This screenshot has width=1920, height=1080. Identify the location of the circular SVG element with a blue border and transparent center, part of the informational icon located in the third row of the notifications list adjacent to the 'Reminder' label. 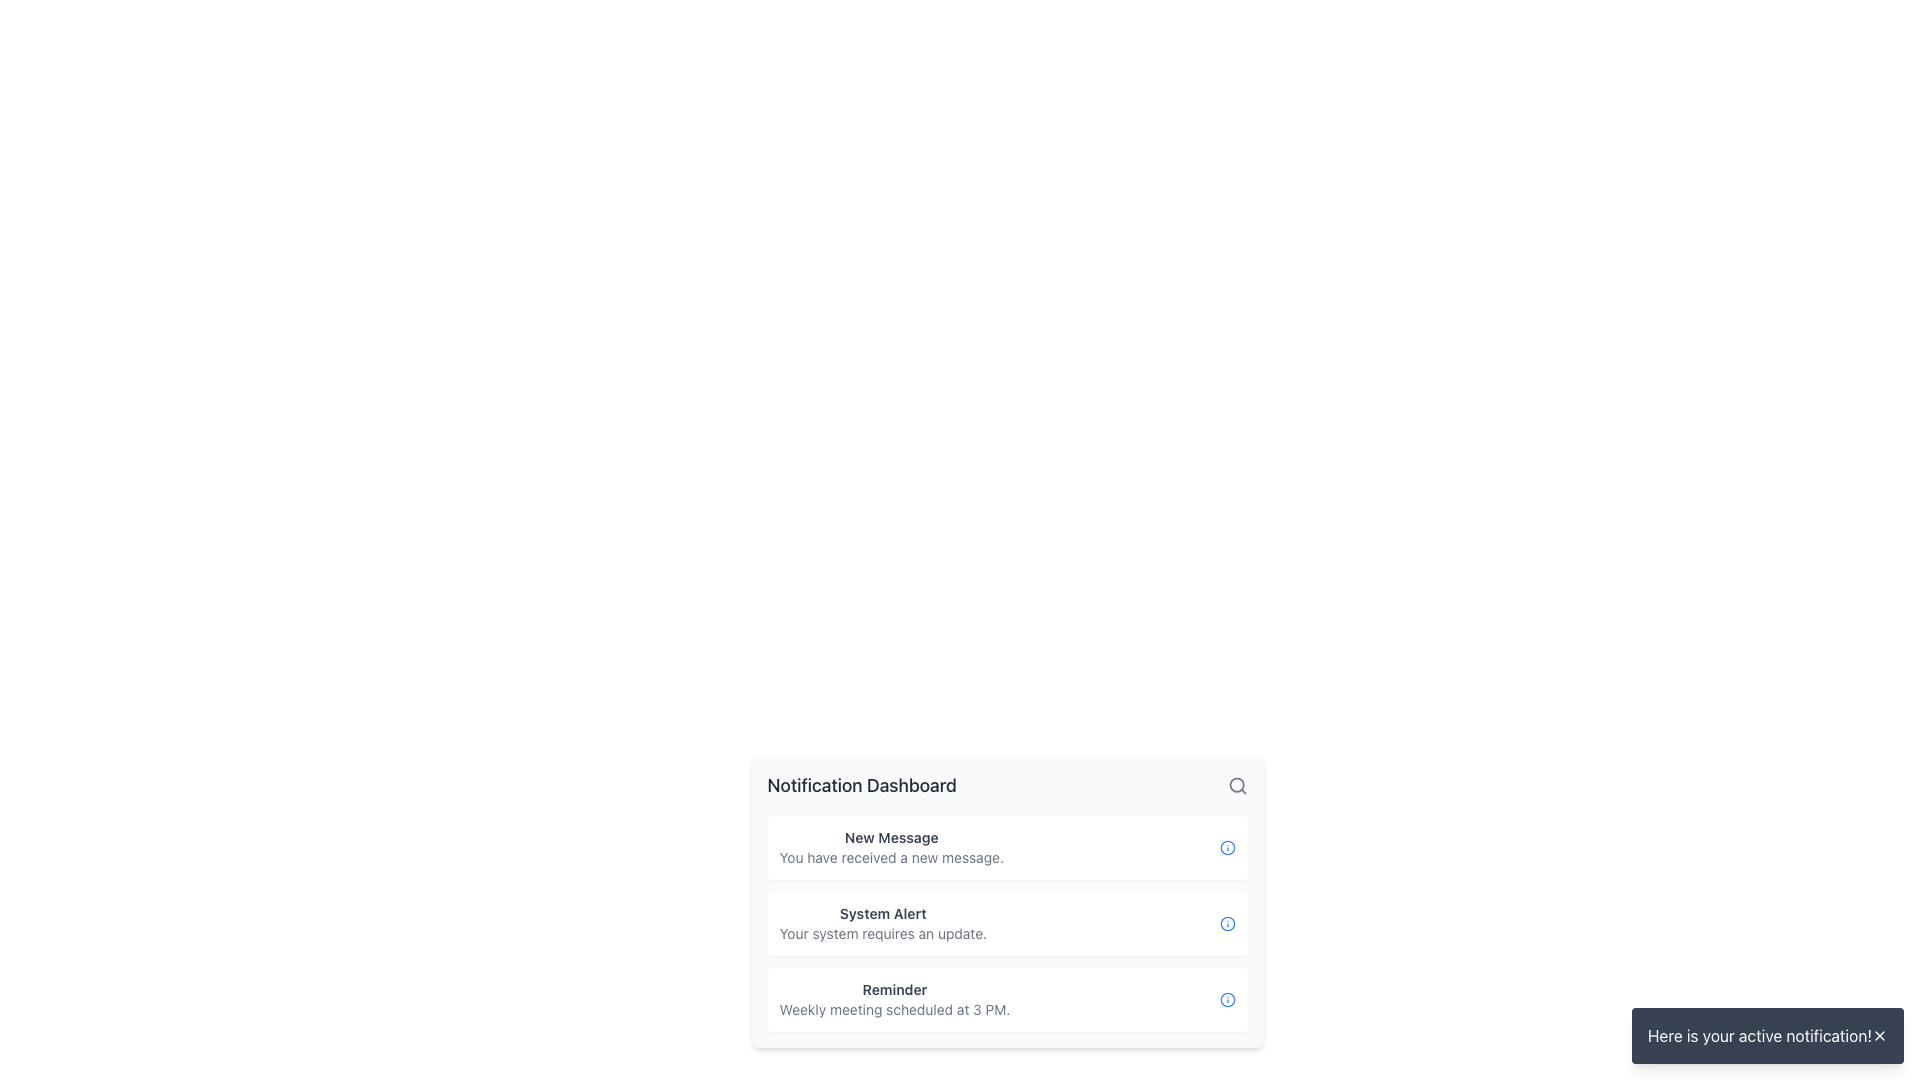
(1226, 999).